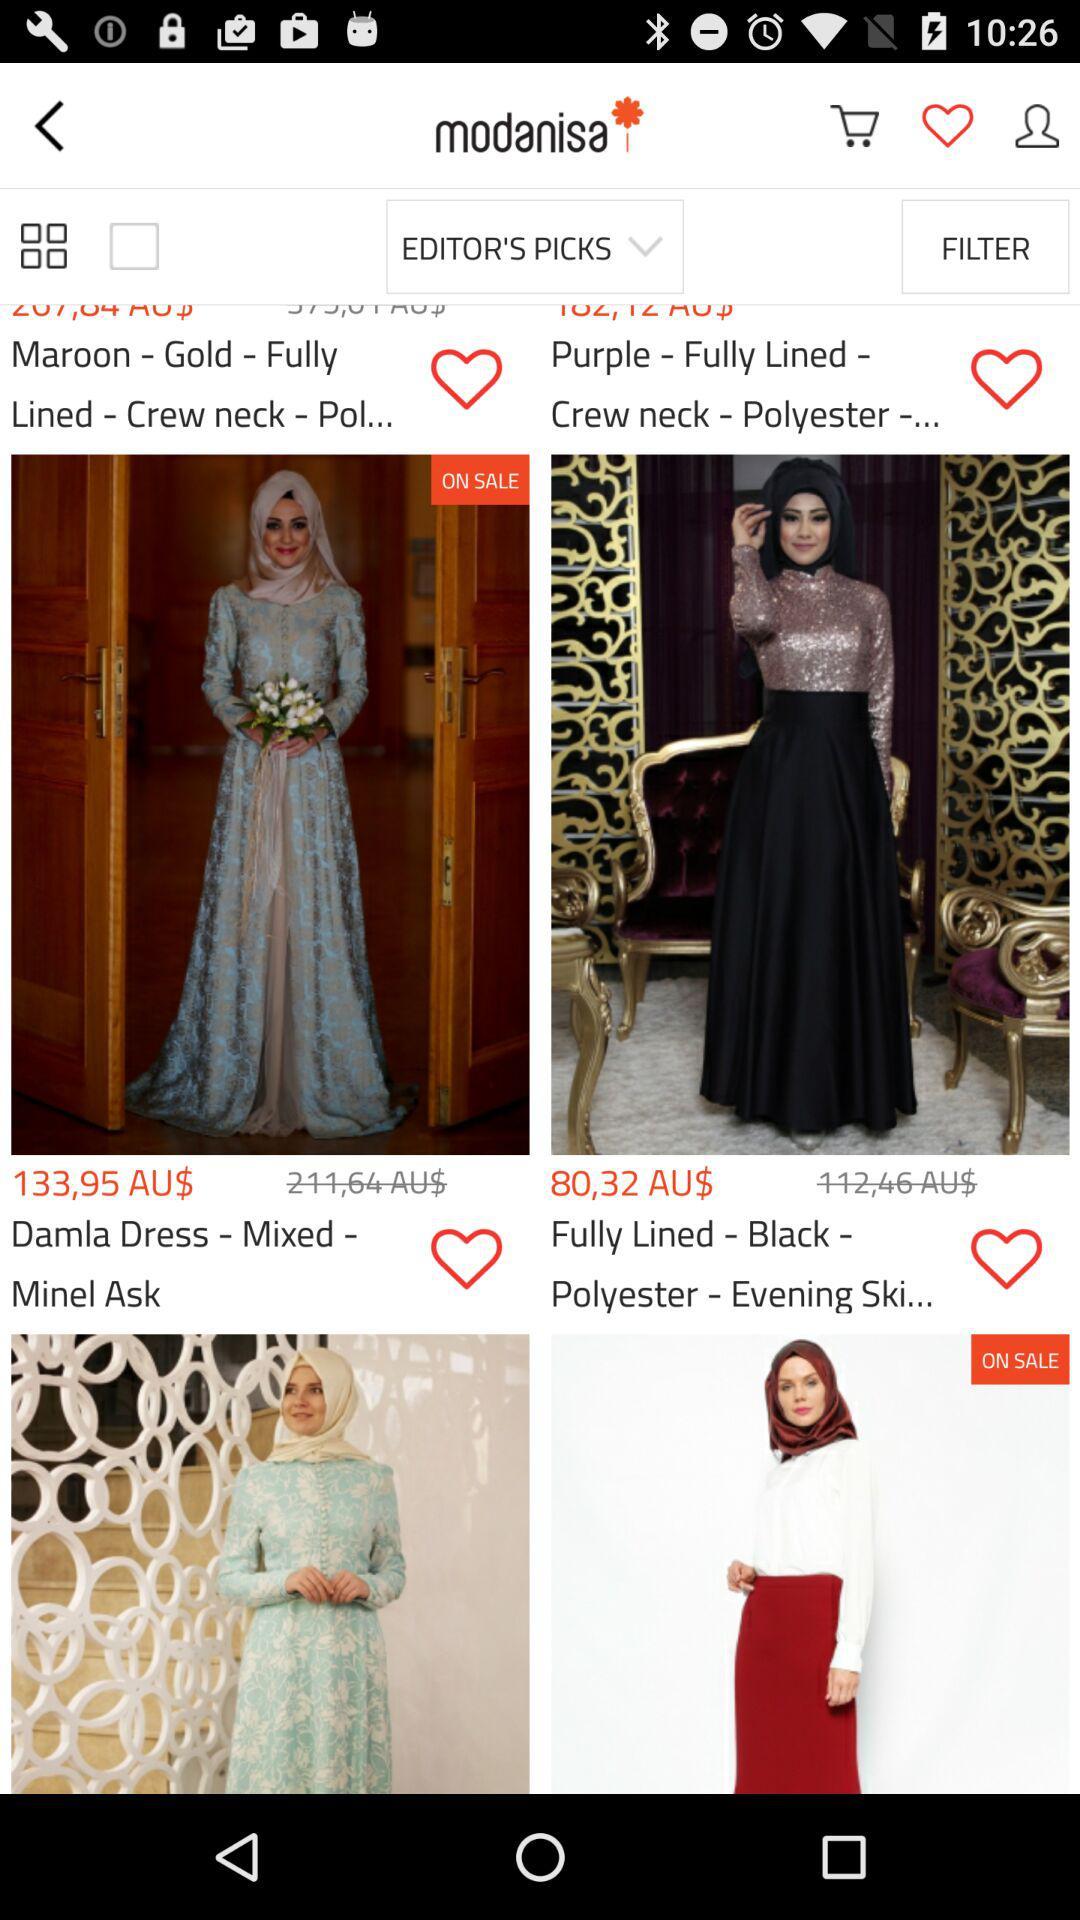  I want to click on like, so click(1019, 379).